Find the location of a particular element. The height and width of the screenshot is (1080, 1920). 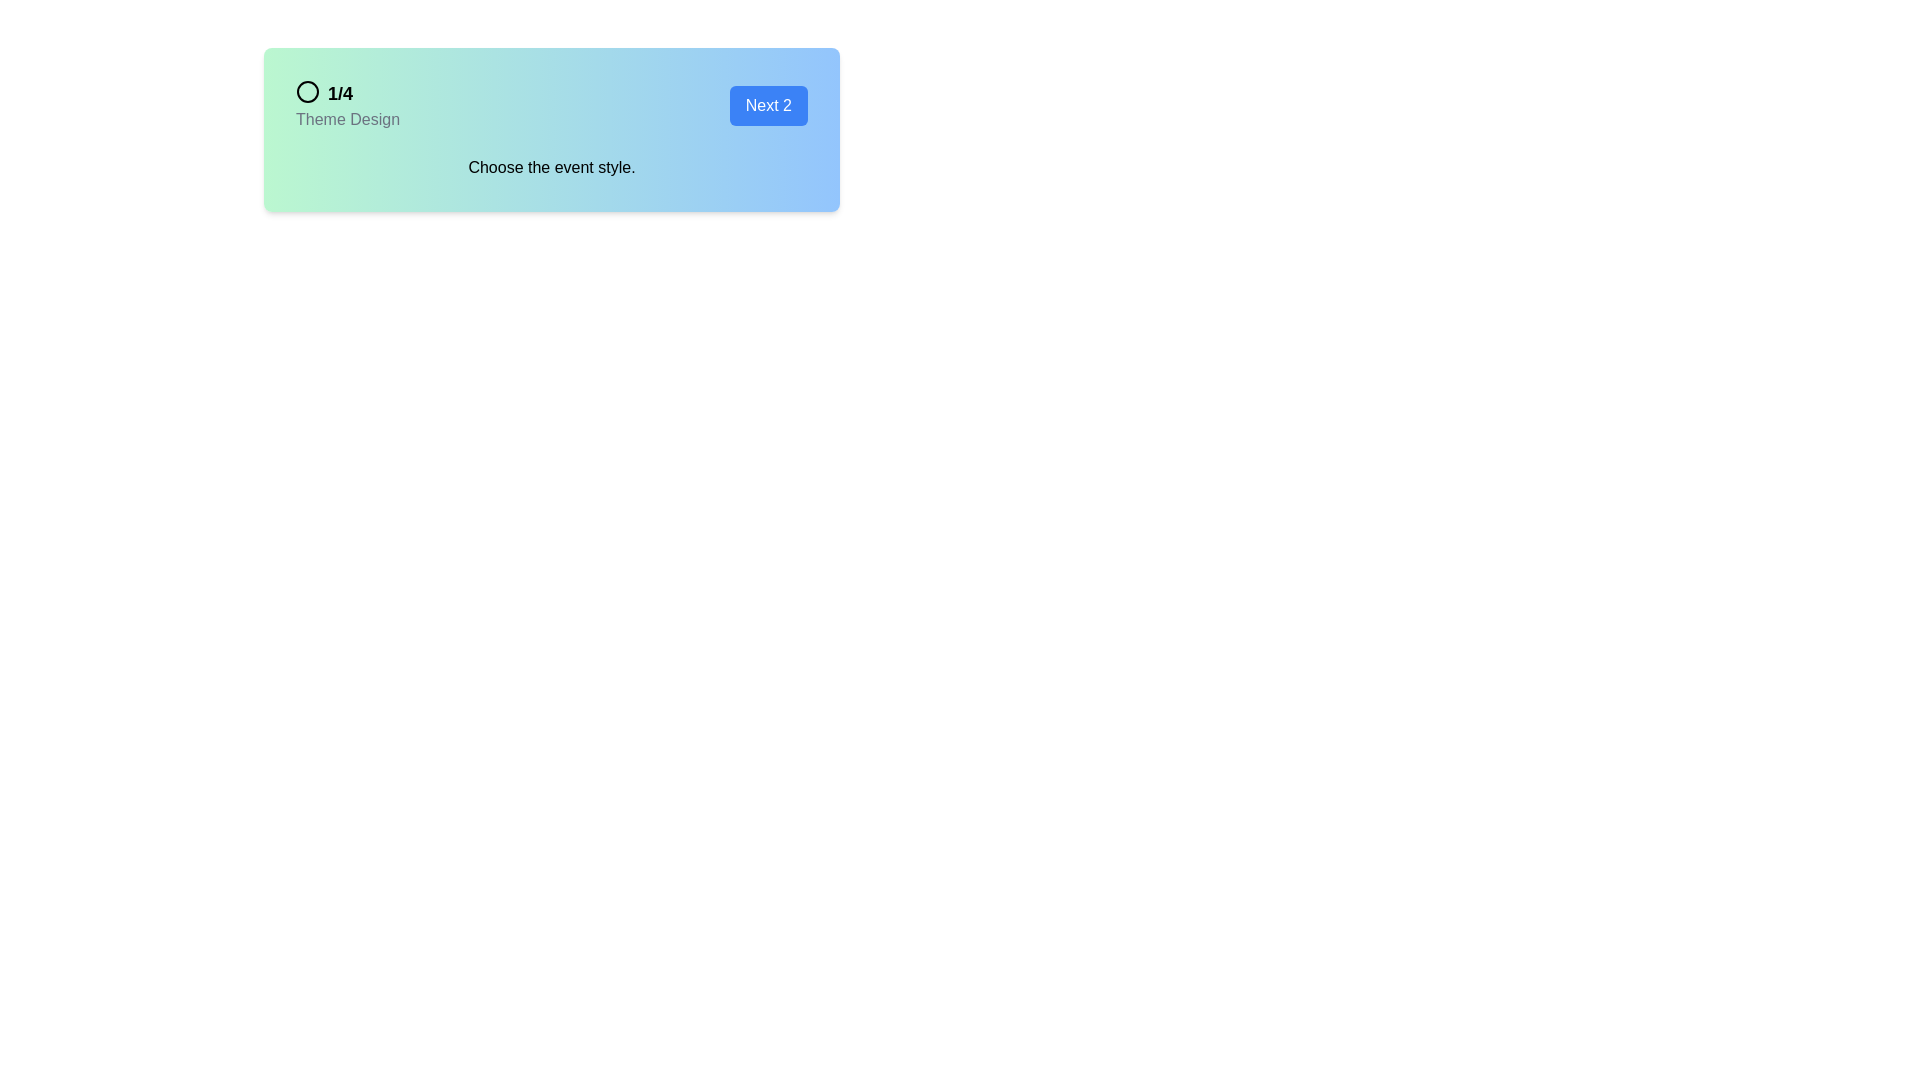

'Next' button to navigate to the next step is located at coordinates (767, 105).